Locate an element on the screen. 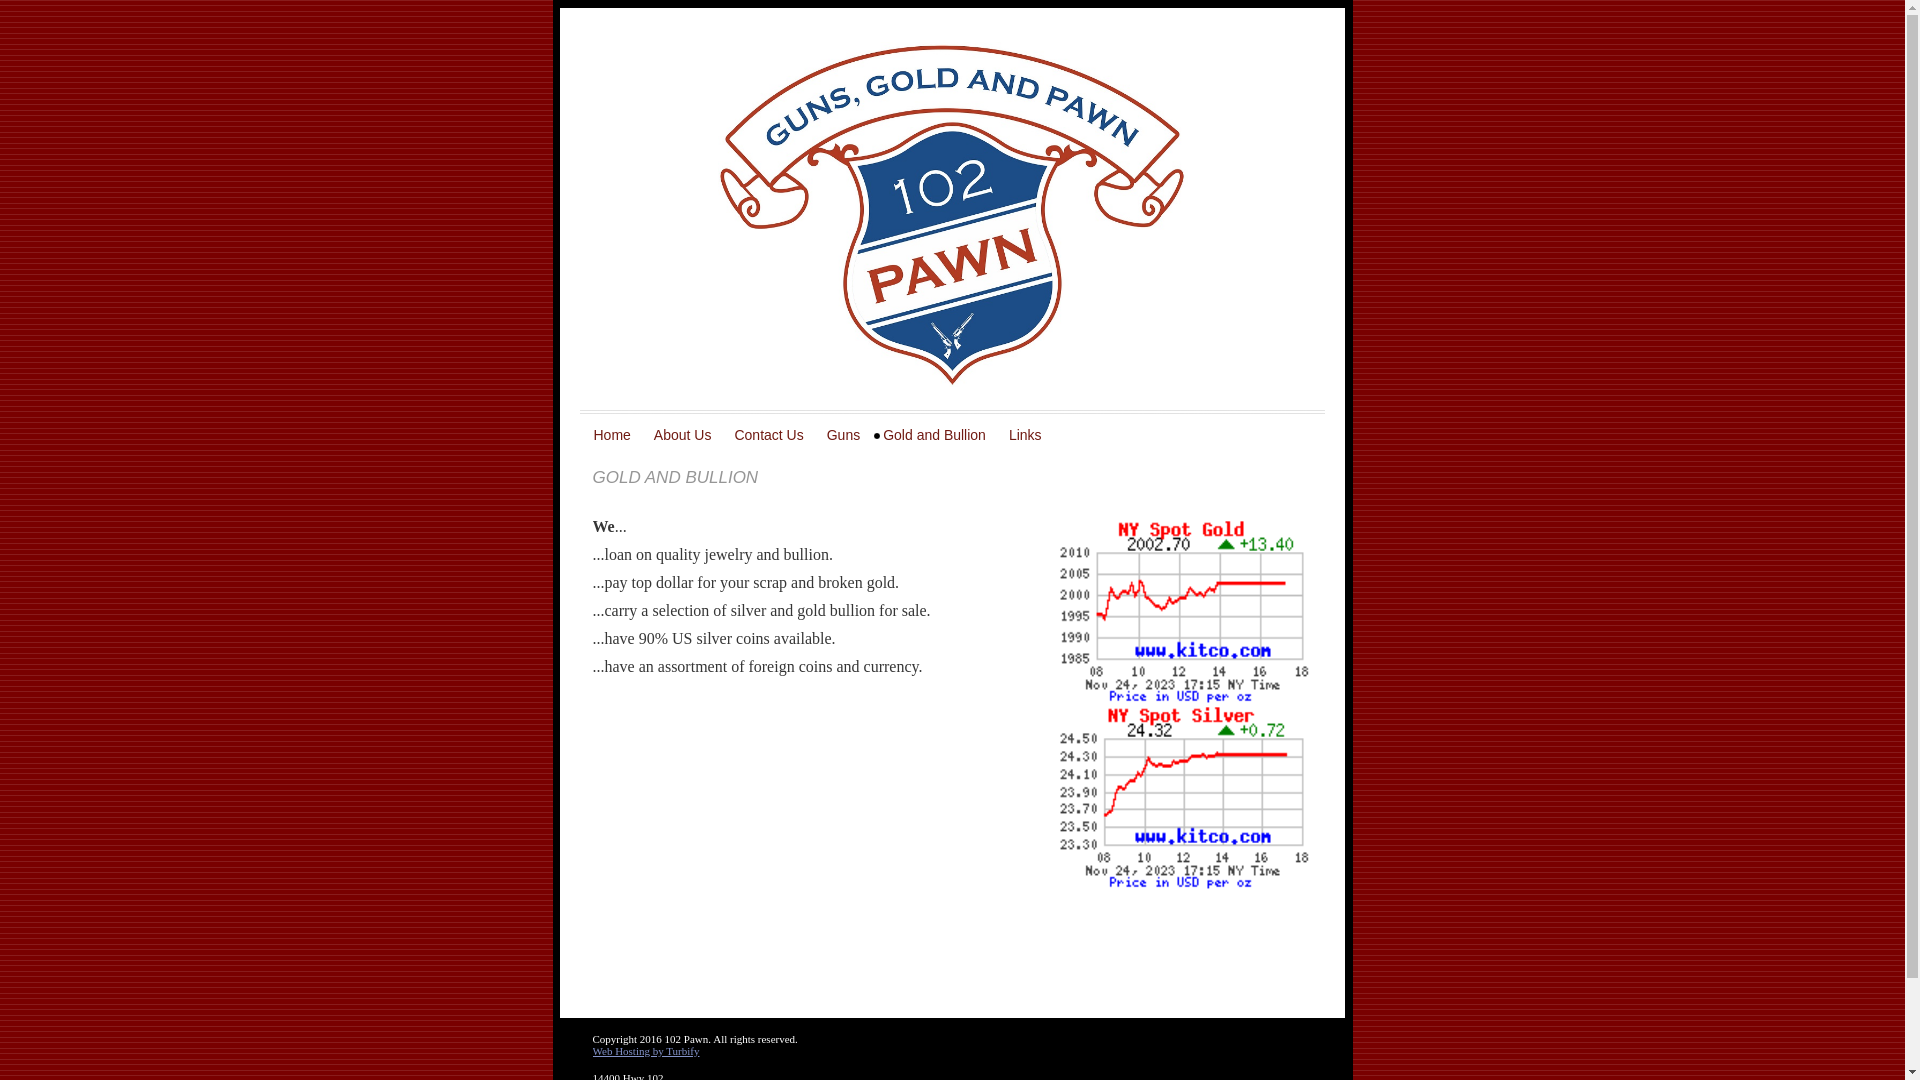 The width and height of the screenshot is (1920, 1080). 'Guns' is located at coordinates (845, 434).